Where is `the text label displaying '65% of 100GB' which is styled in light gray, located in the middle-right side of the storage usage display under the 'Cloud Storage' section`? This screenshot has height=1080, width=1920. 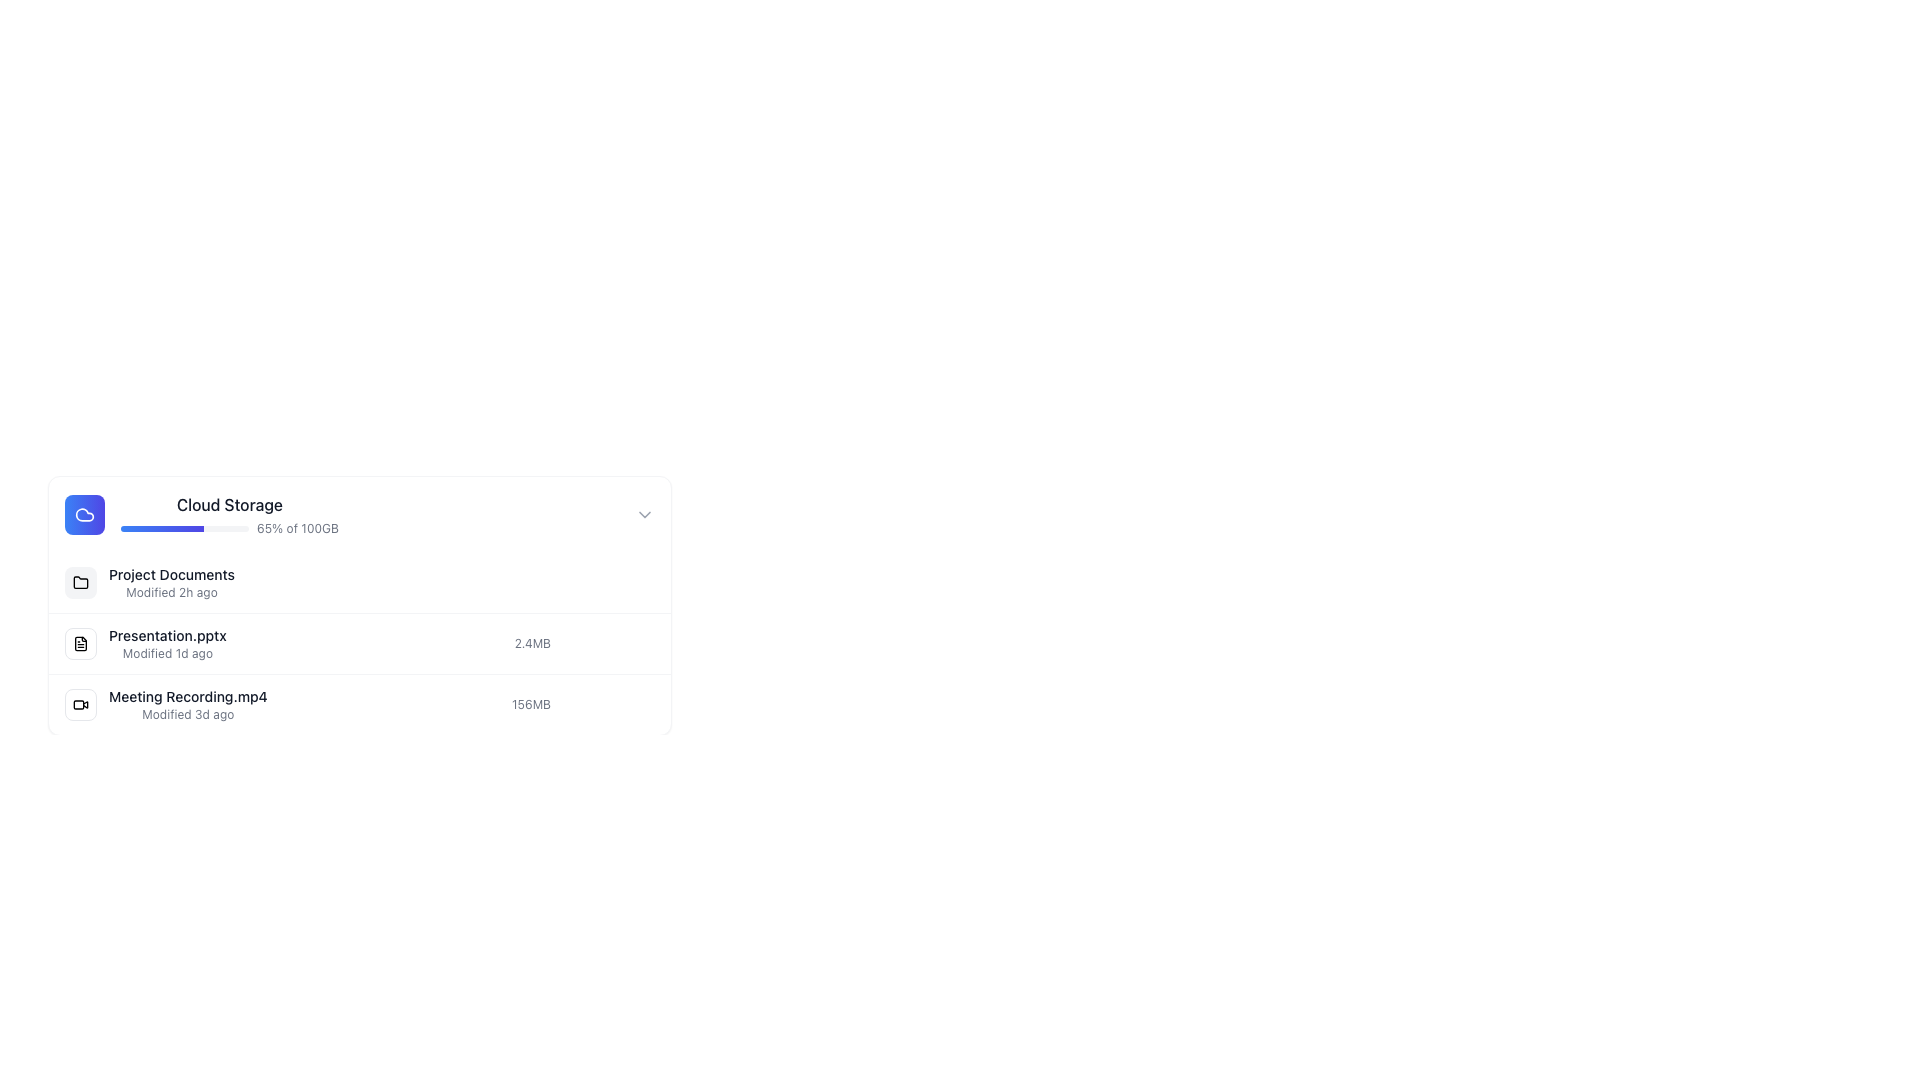 the text label displaying '65% of 100GB' which is styled in light gray, located in the middle-right side of the storage usage display under the 'Cloud Storage' section is located at coordinates (296, 527).